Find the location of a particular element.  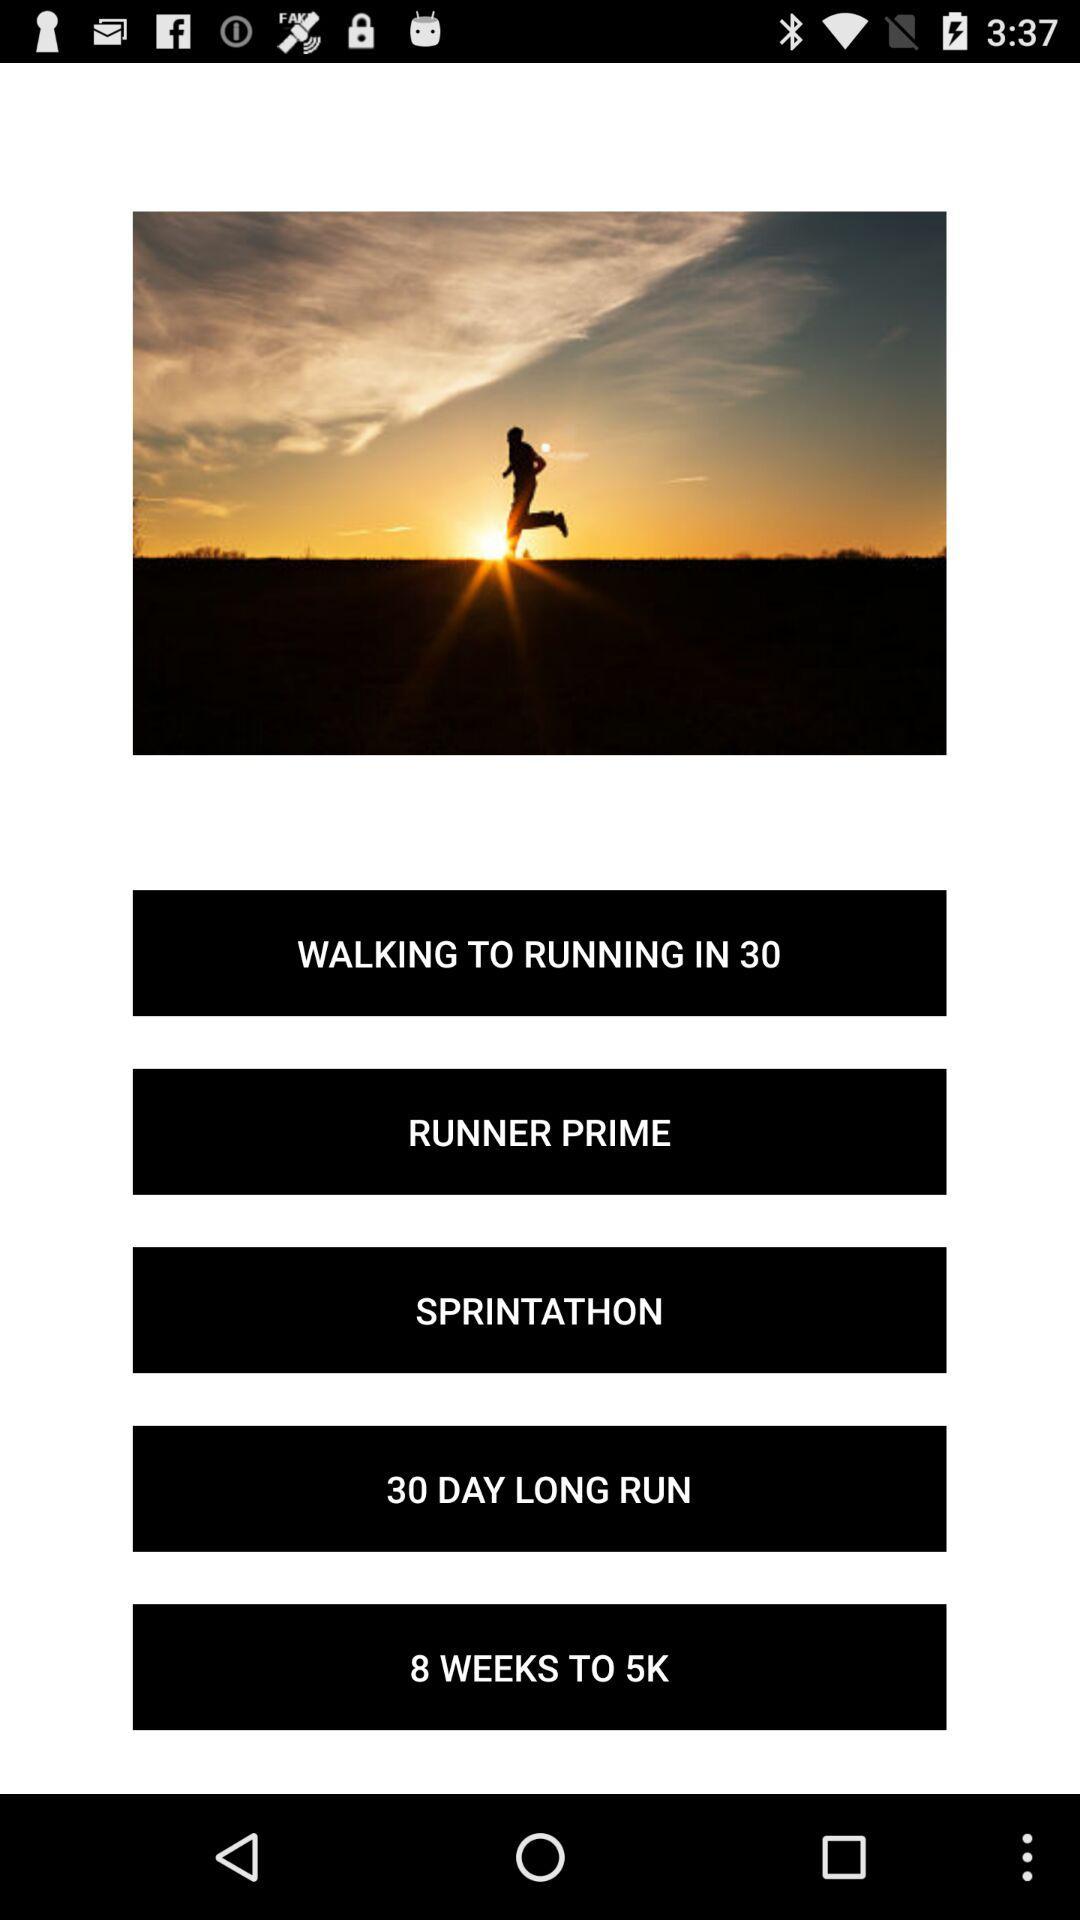

icon above 8 weeks to icon is located at coordinates (538, 1488).